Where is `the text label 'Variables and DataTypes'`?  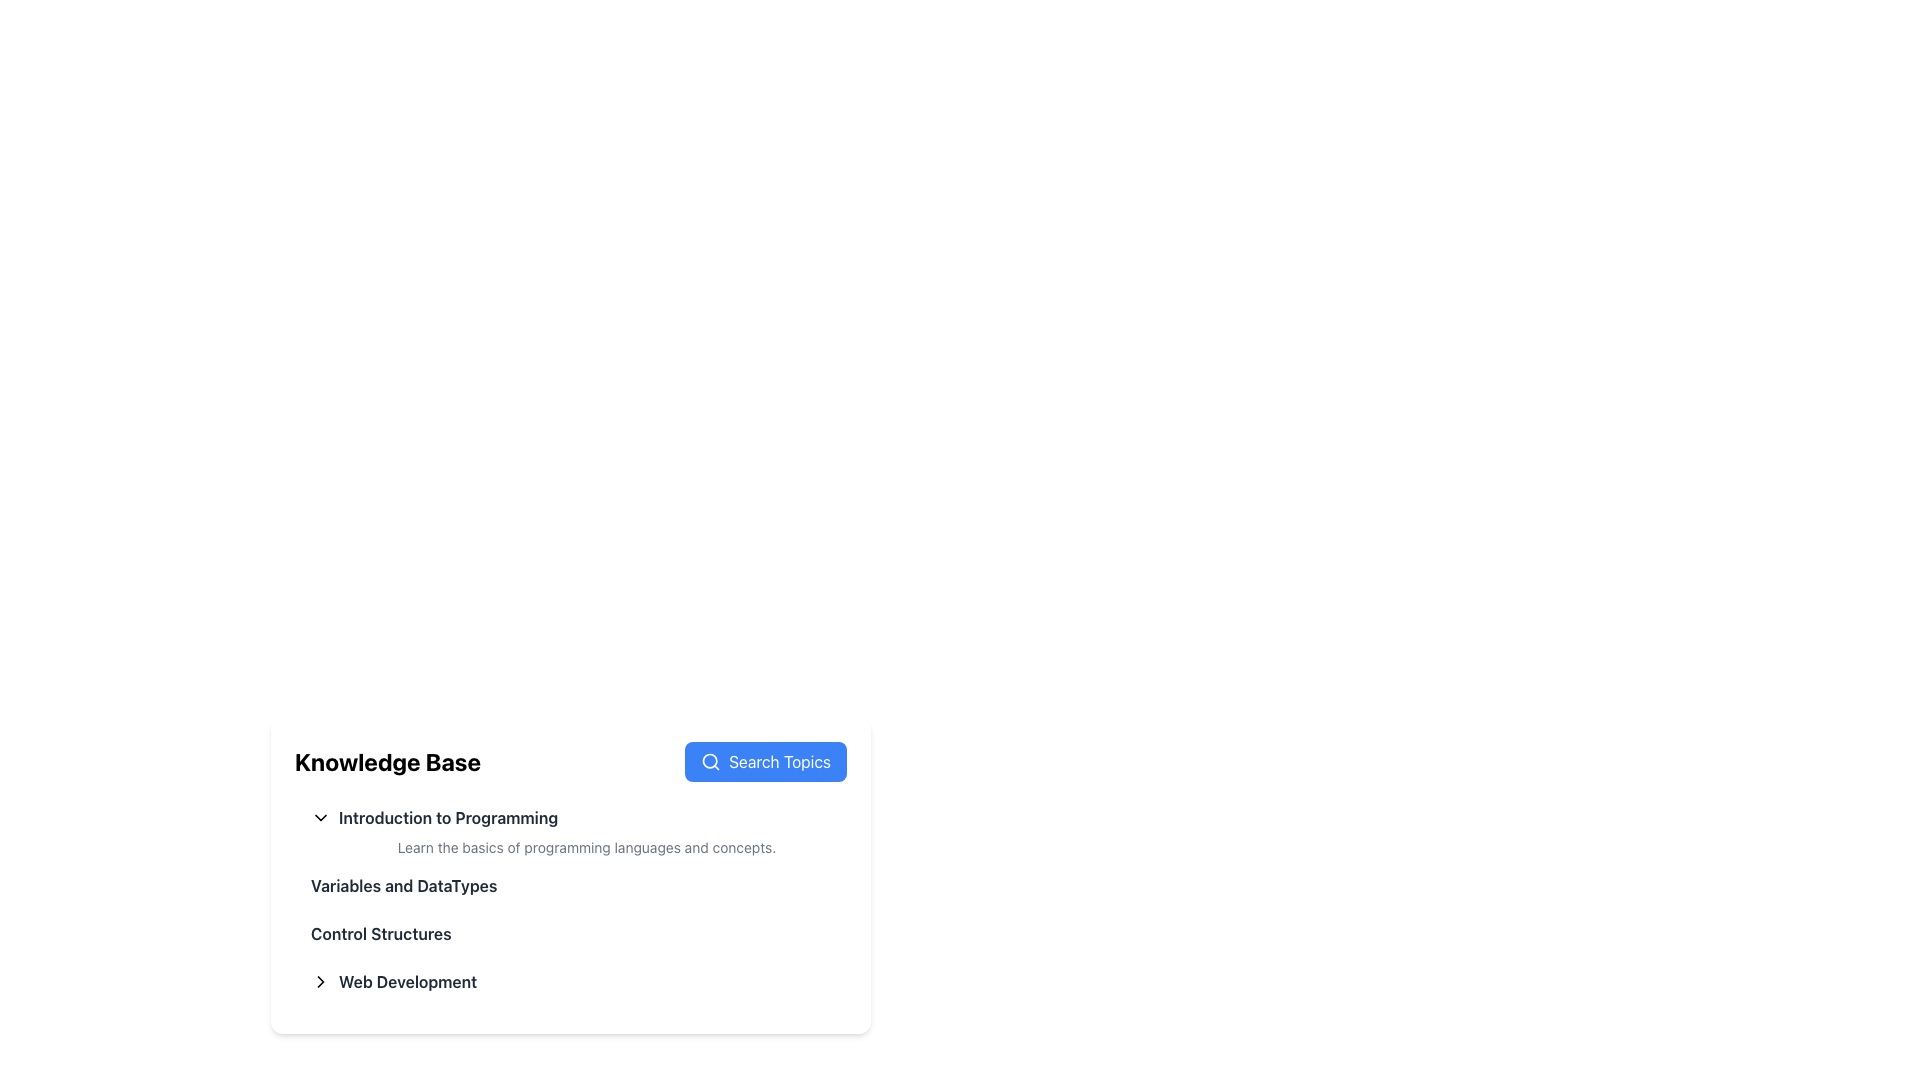 the text label 'Variables and DataTypes' is located at coordinates (402, 885).